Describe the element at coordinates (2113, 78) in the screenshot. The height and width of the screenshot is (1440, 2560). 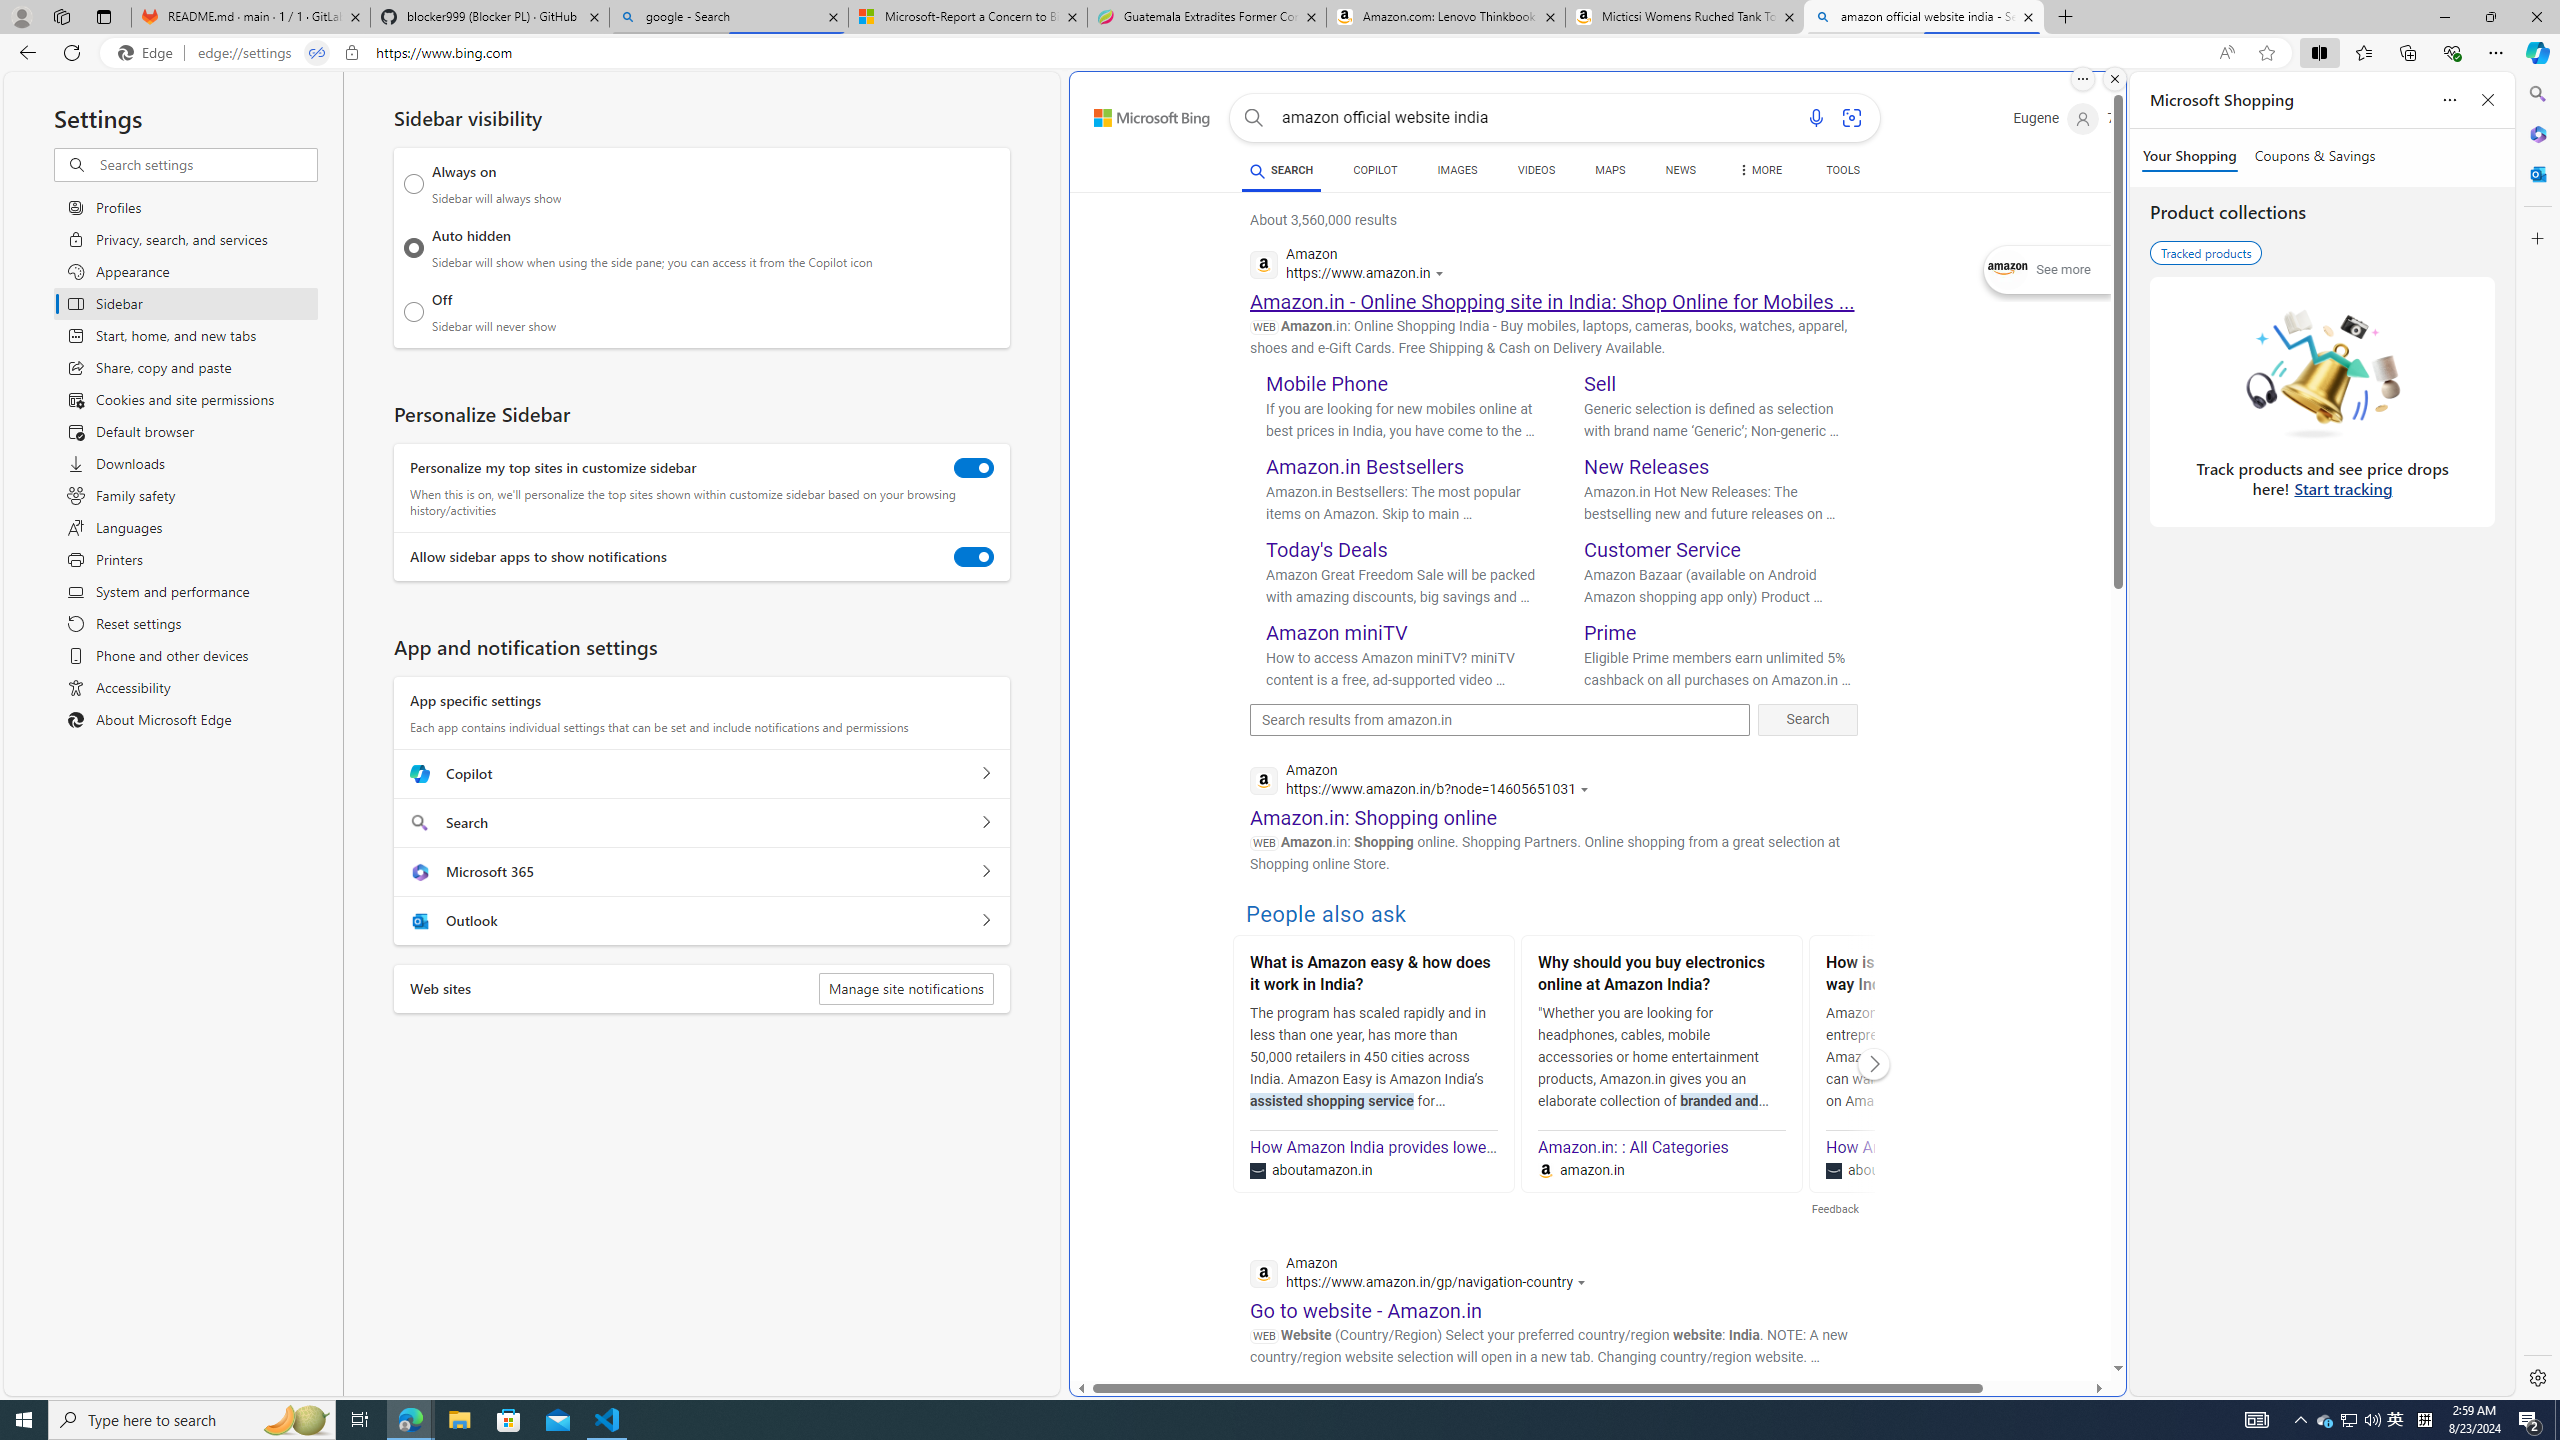
I see `'Close split screen.'` at that location.